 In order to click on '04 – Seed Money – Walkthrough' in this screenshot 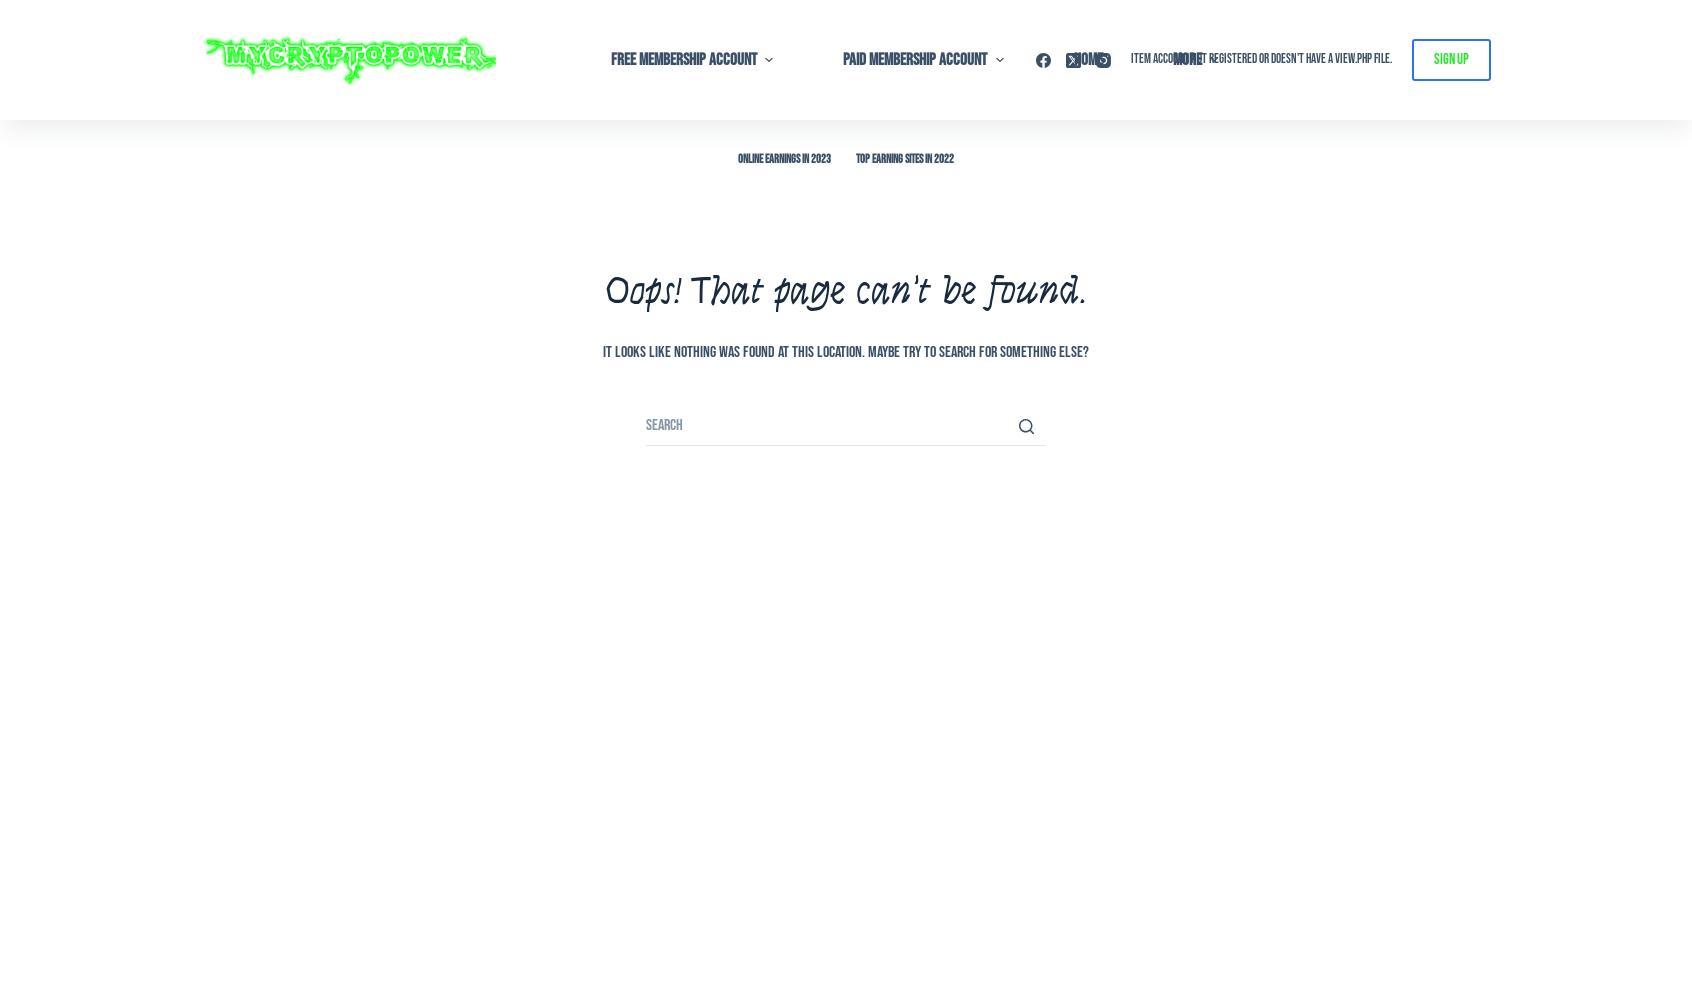, I will do `click(657, 192)`.